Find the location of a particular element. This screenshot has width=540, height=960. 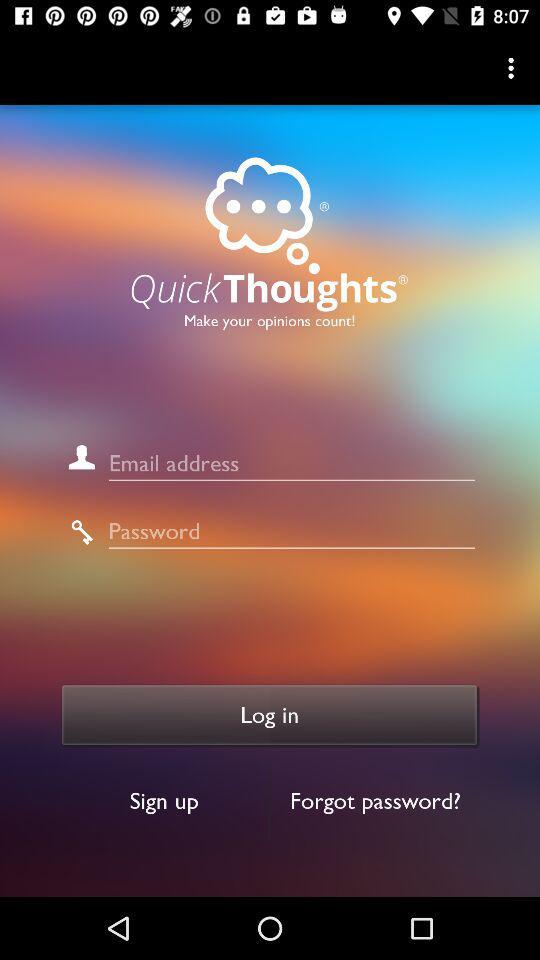

sign up icon is located at coordinates (163, 801).